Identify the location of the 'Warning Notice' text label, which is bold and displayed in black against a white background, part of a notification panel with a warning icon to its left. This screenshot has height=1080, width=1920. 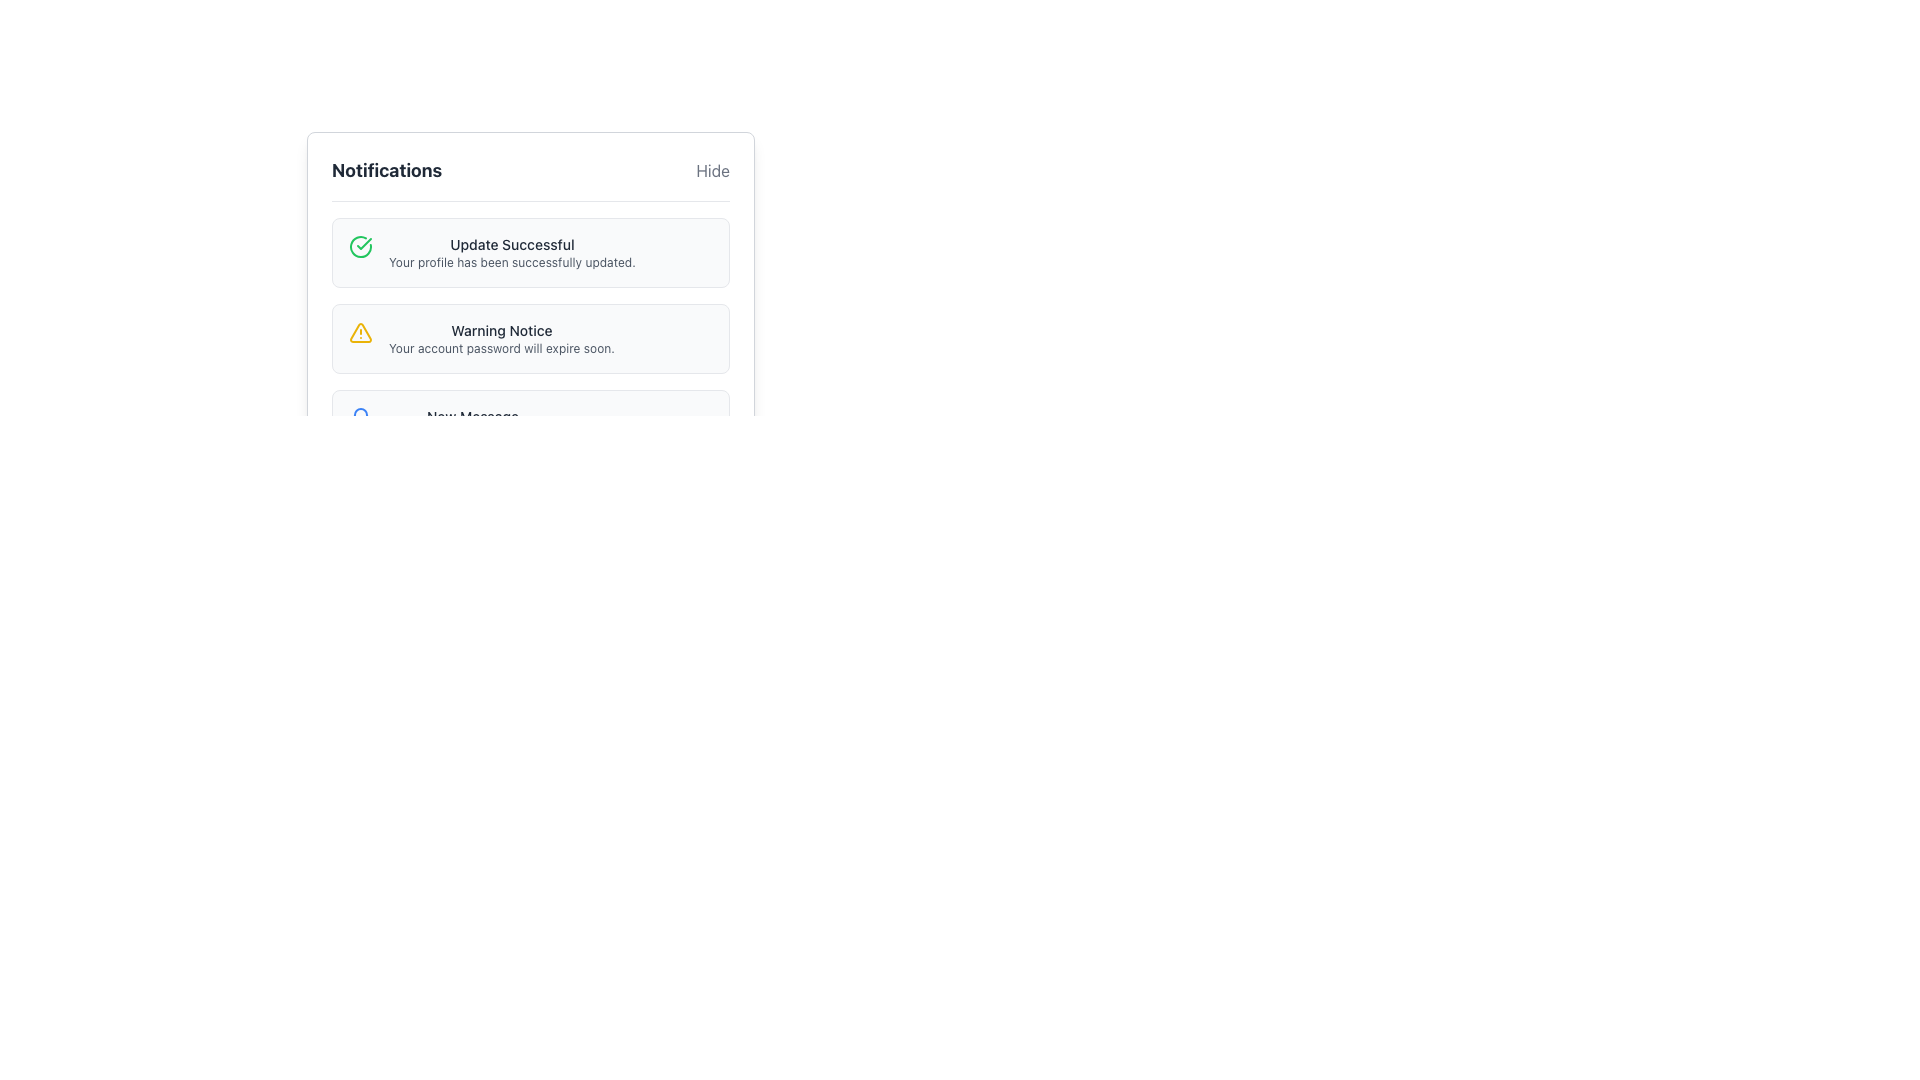
(501, 330).